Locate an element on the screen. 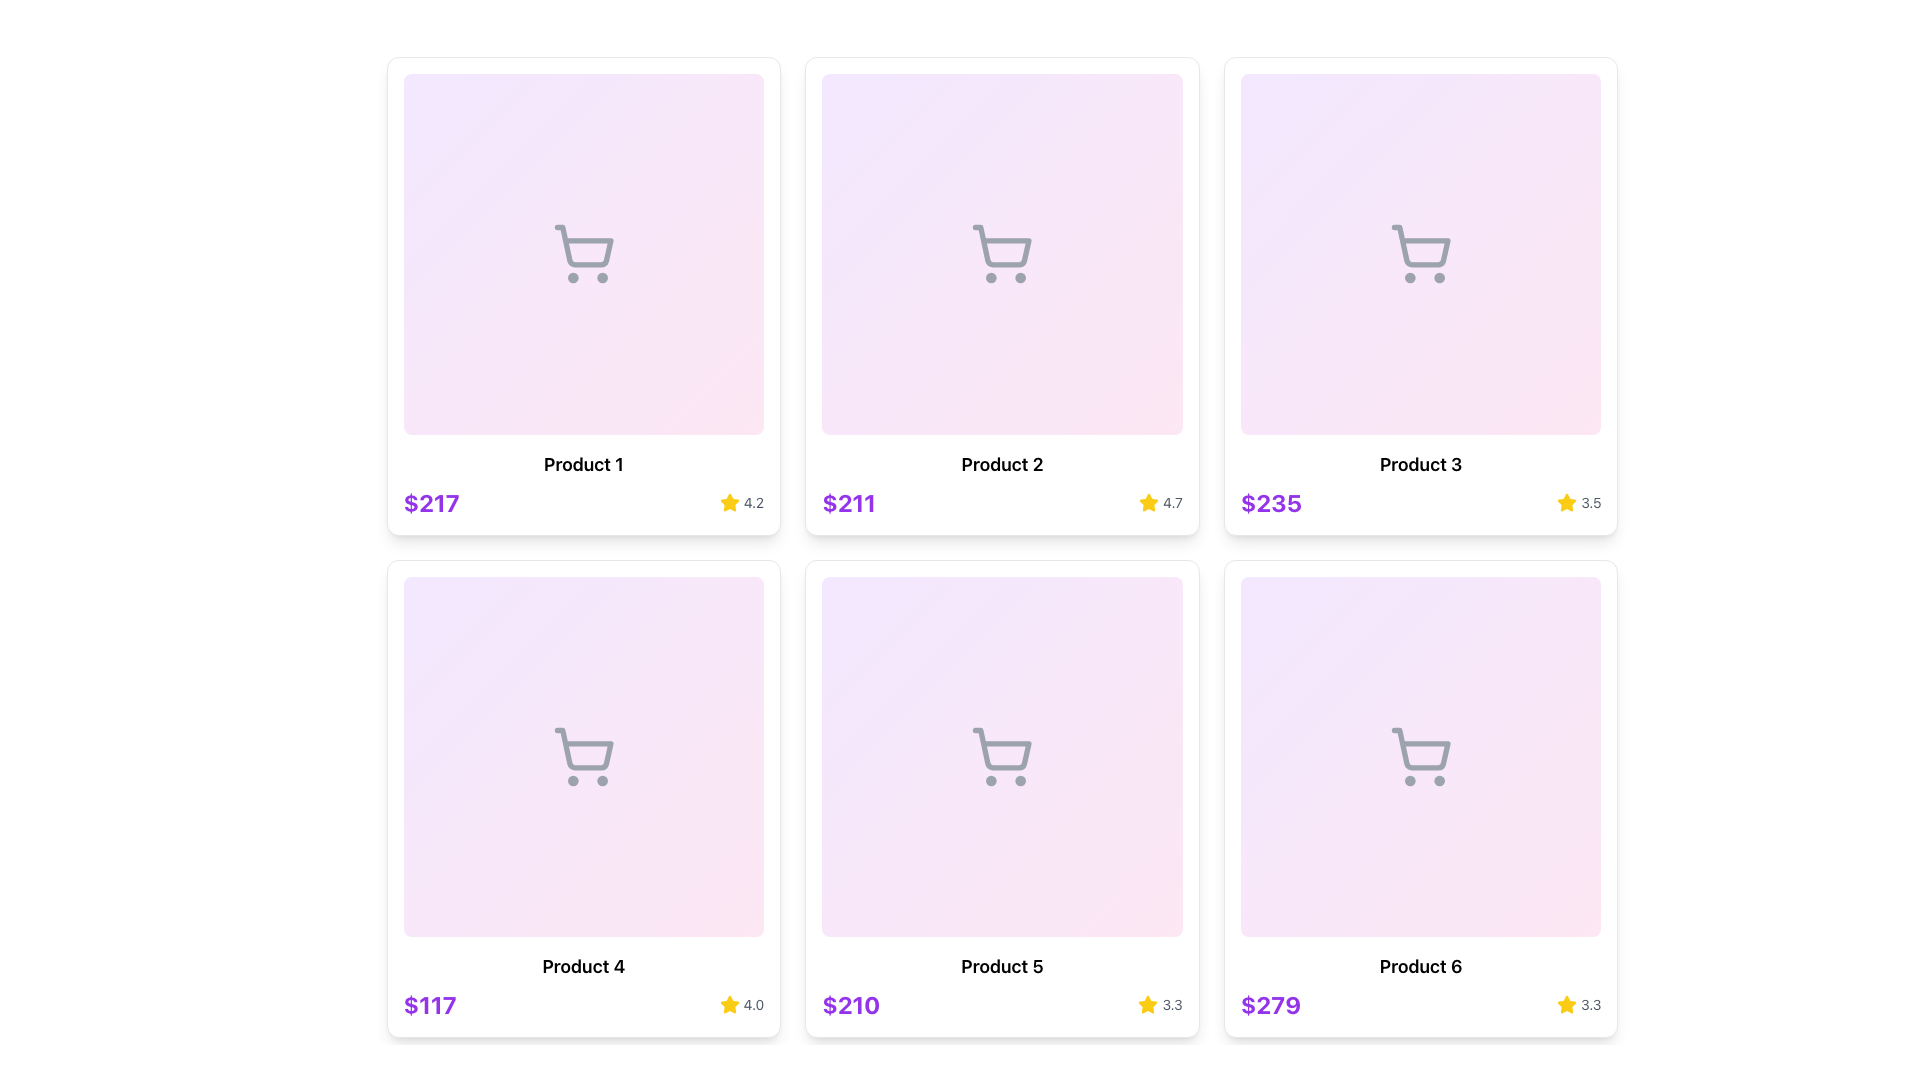 This screenshot has width=1920, height=1080. the star icon representing the user rating for 'Product 6', located at the bottom-right corner of its card layout, before the textual rating value '3.3' is located at coordinates (1566, 1005).